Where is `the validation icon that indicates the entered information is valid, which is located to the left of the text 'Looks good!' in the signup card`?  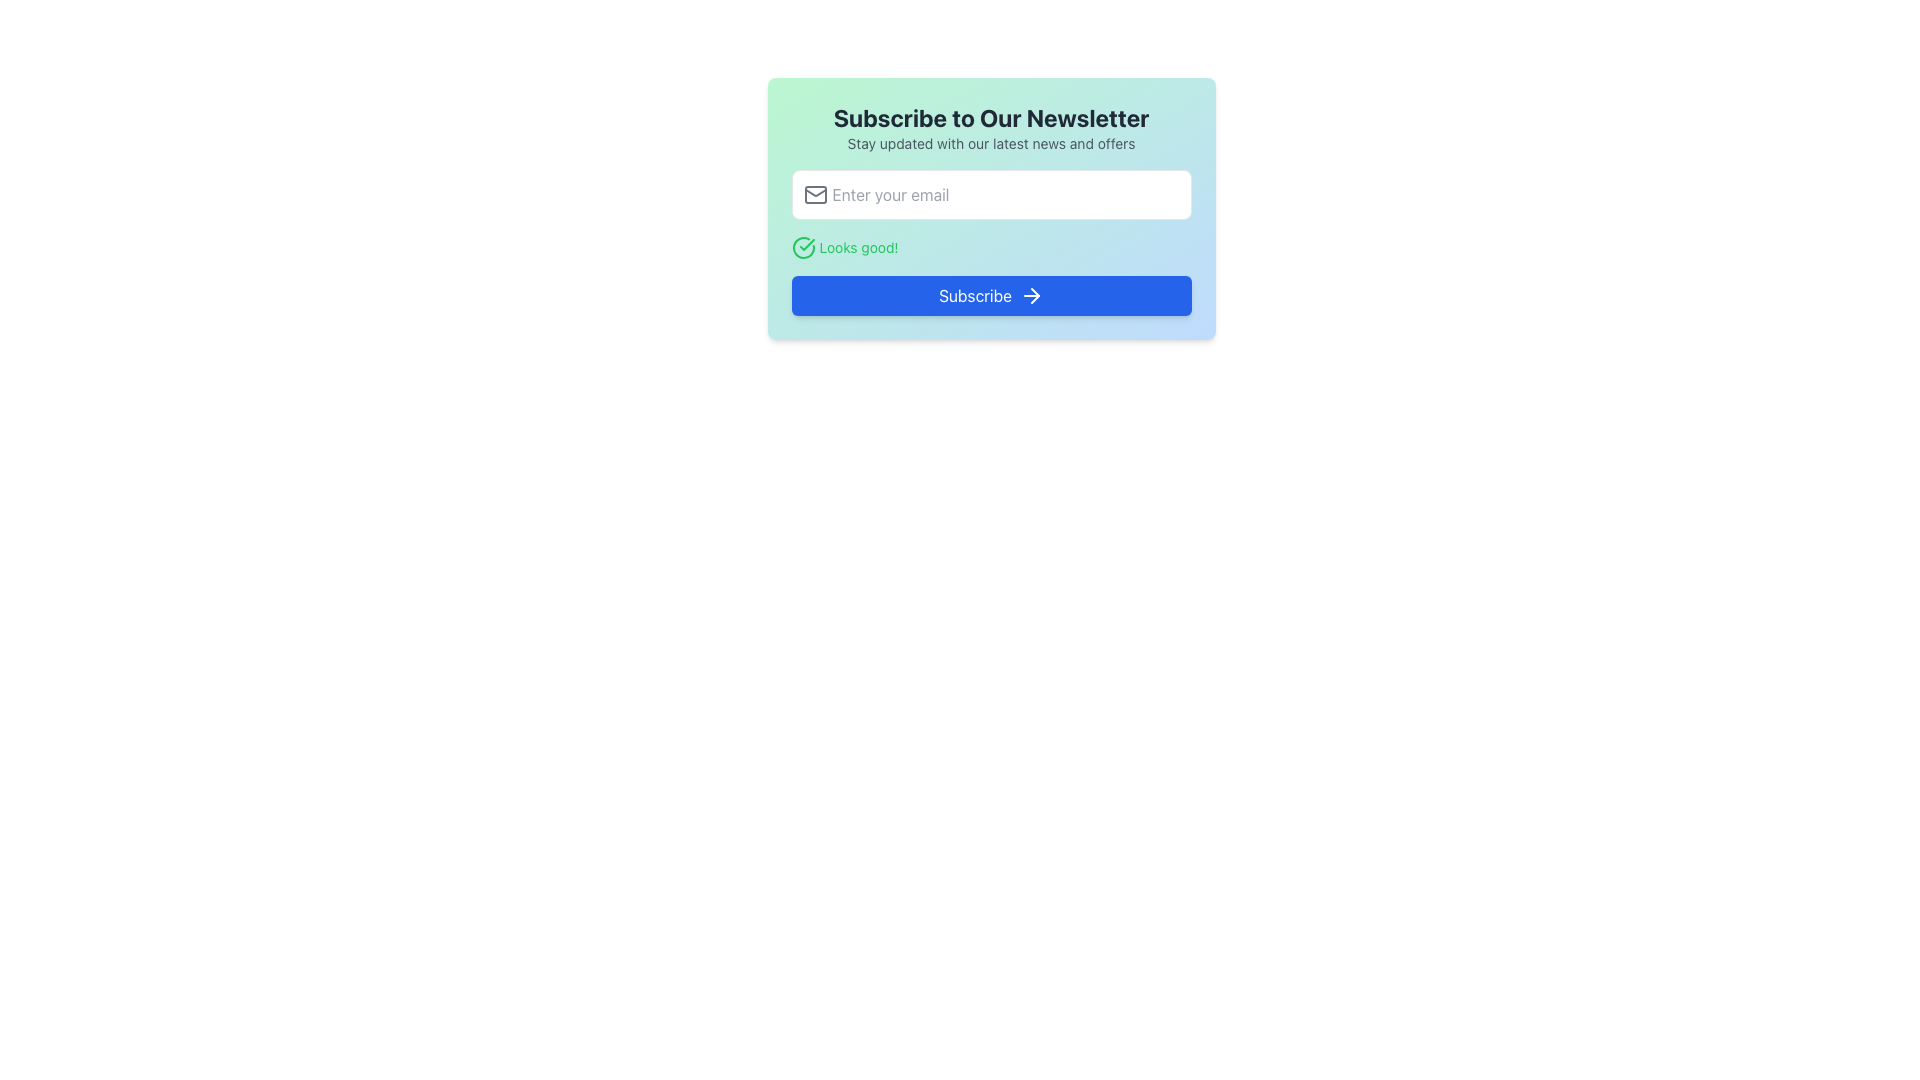 the validation icon that indicates the entered information is valid, which is located to the left of the text 'Looks good!' in the signup card is located at coordinates (803, 246).